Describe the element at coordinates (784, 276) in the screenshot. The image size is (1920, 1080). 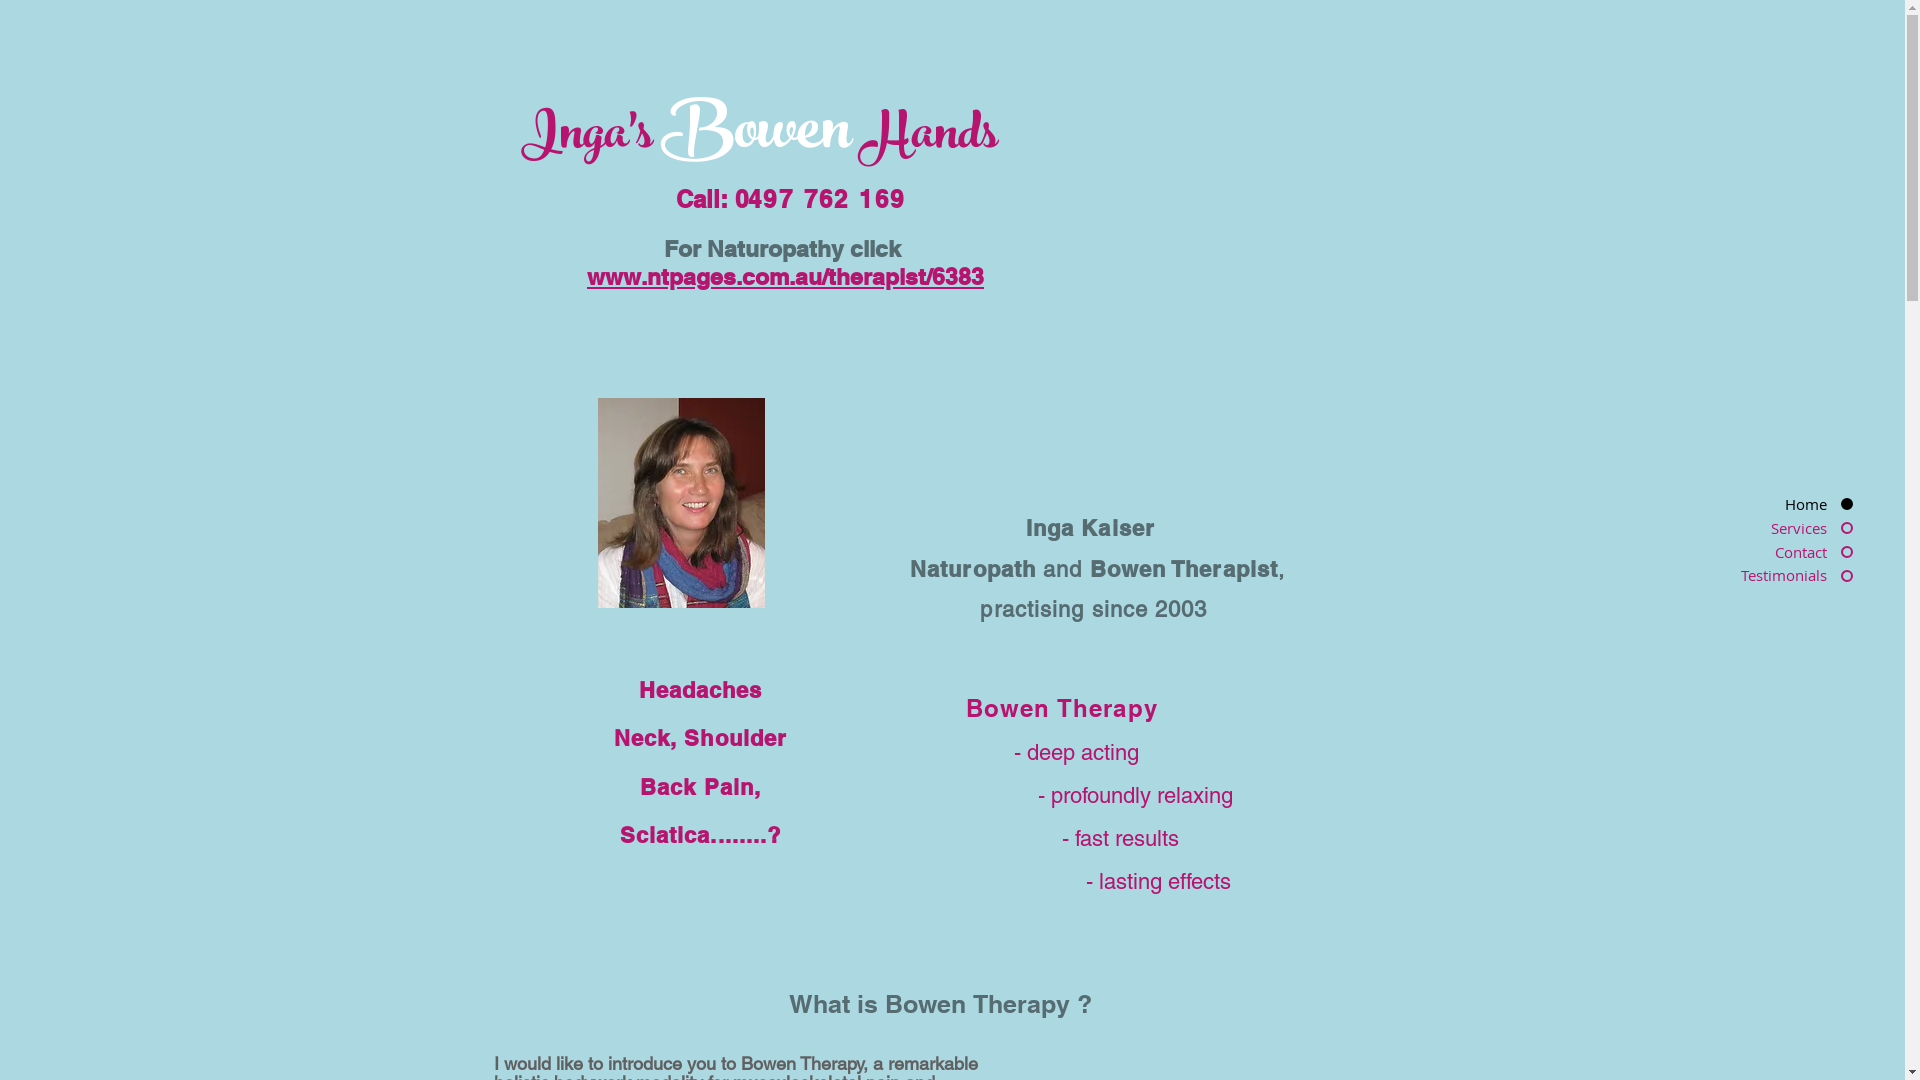
I see `'www.ntpages.com.au/therapist/6383'` at that location.